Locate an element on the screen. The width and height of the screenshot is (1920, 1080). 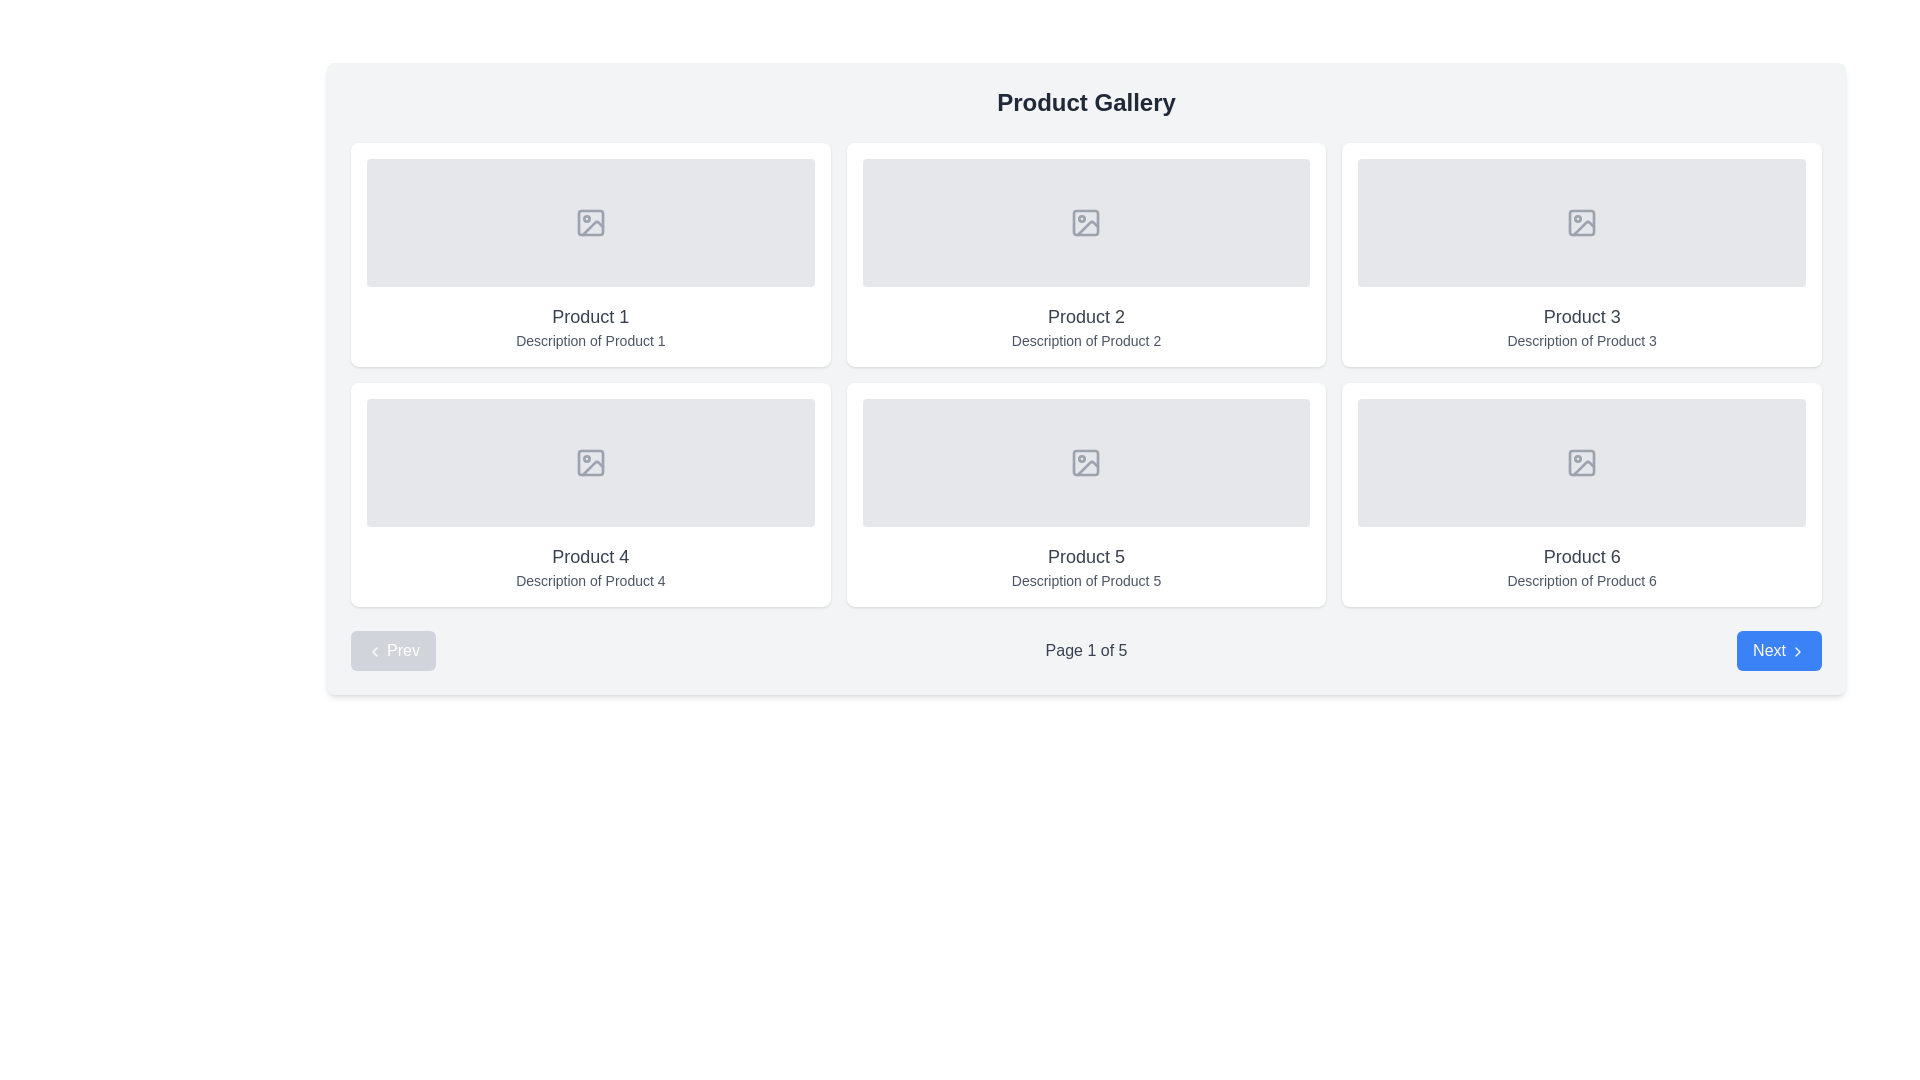
the first card component in the grid layout, which has a white background, rounded corners, and displays 'Product 1' and its description is located at coordinates (589, 253).